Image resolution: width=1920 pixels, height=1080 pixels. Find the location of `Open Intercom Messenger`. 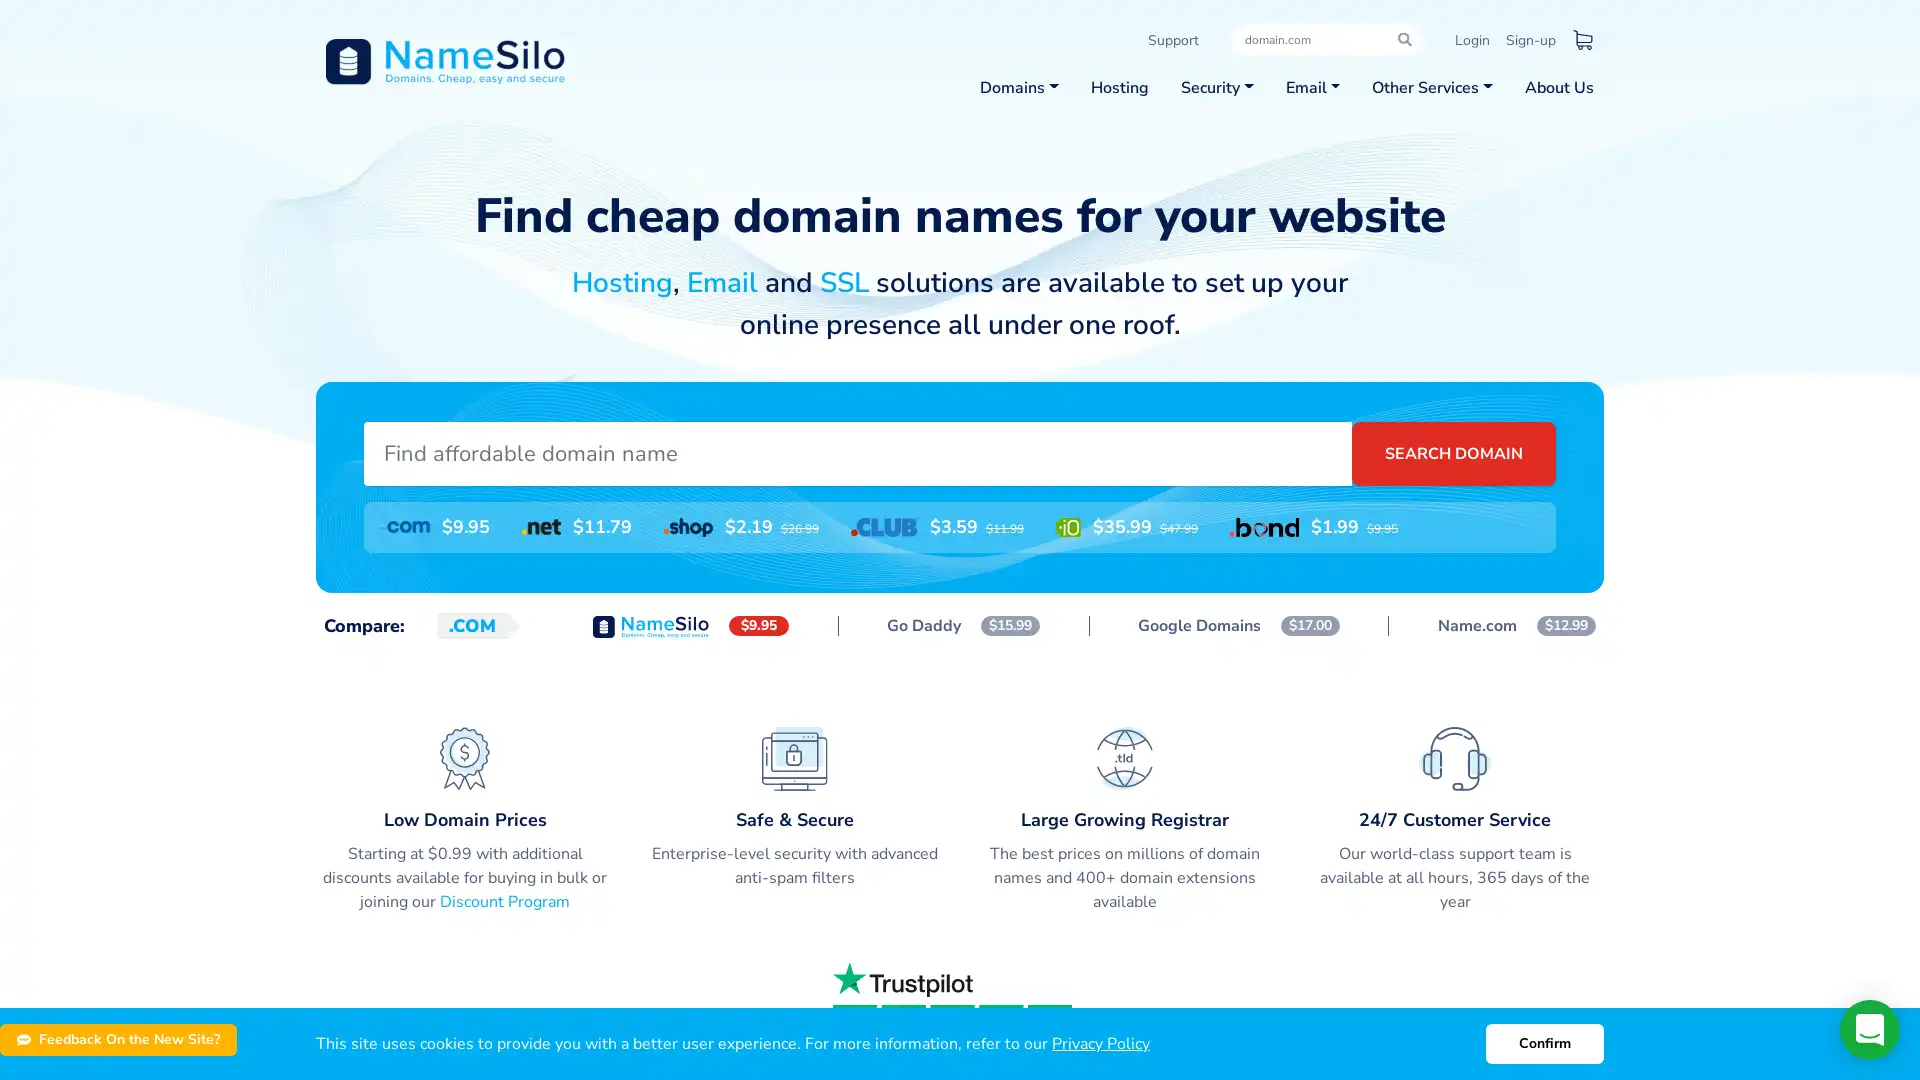

Open Intercom Messenger is located at coordinates (1869, 1029).